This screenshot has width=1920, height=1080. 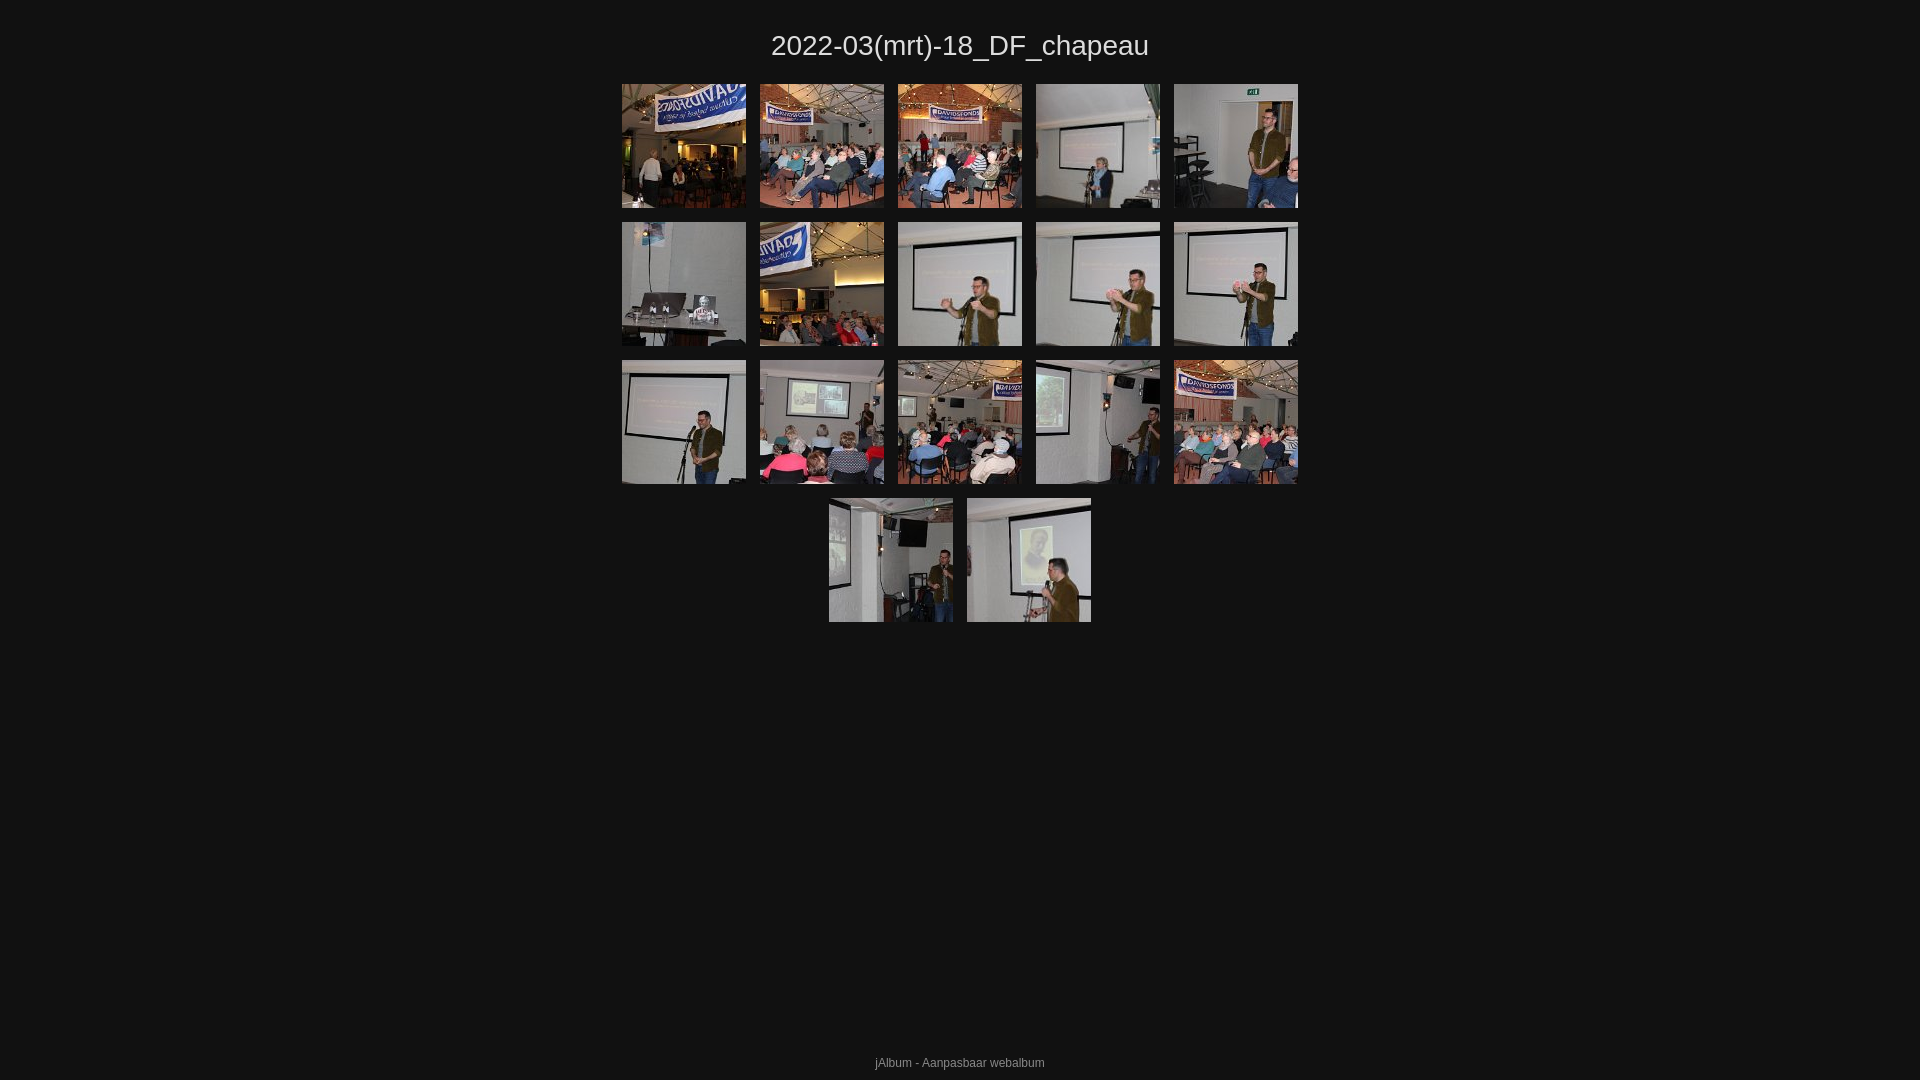 I want to click on 'Chapeau 18.03.22_004', so click(x=821, y=145).